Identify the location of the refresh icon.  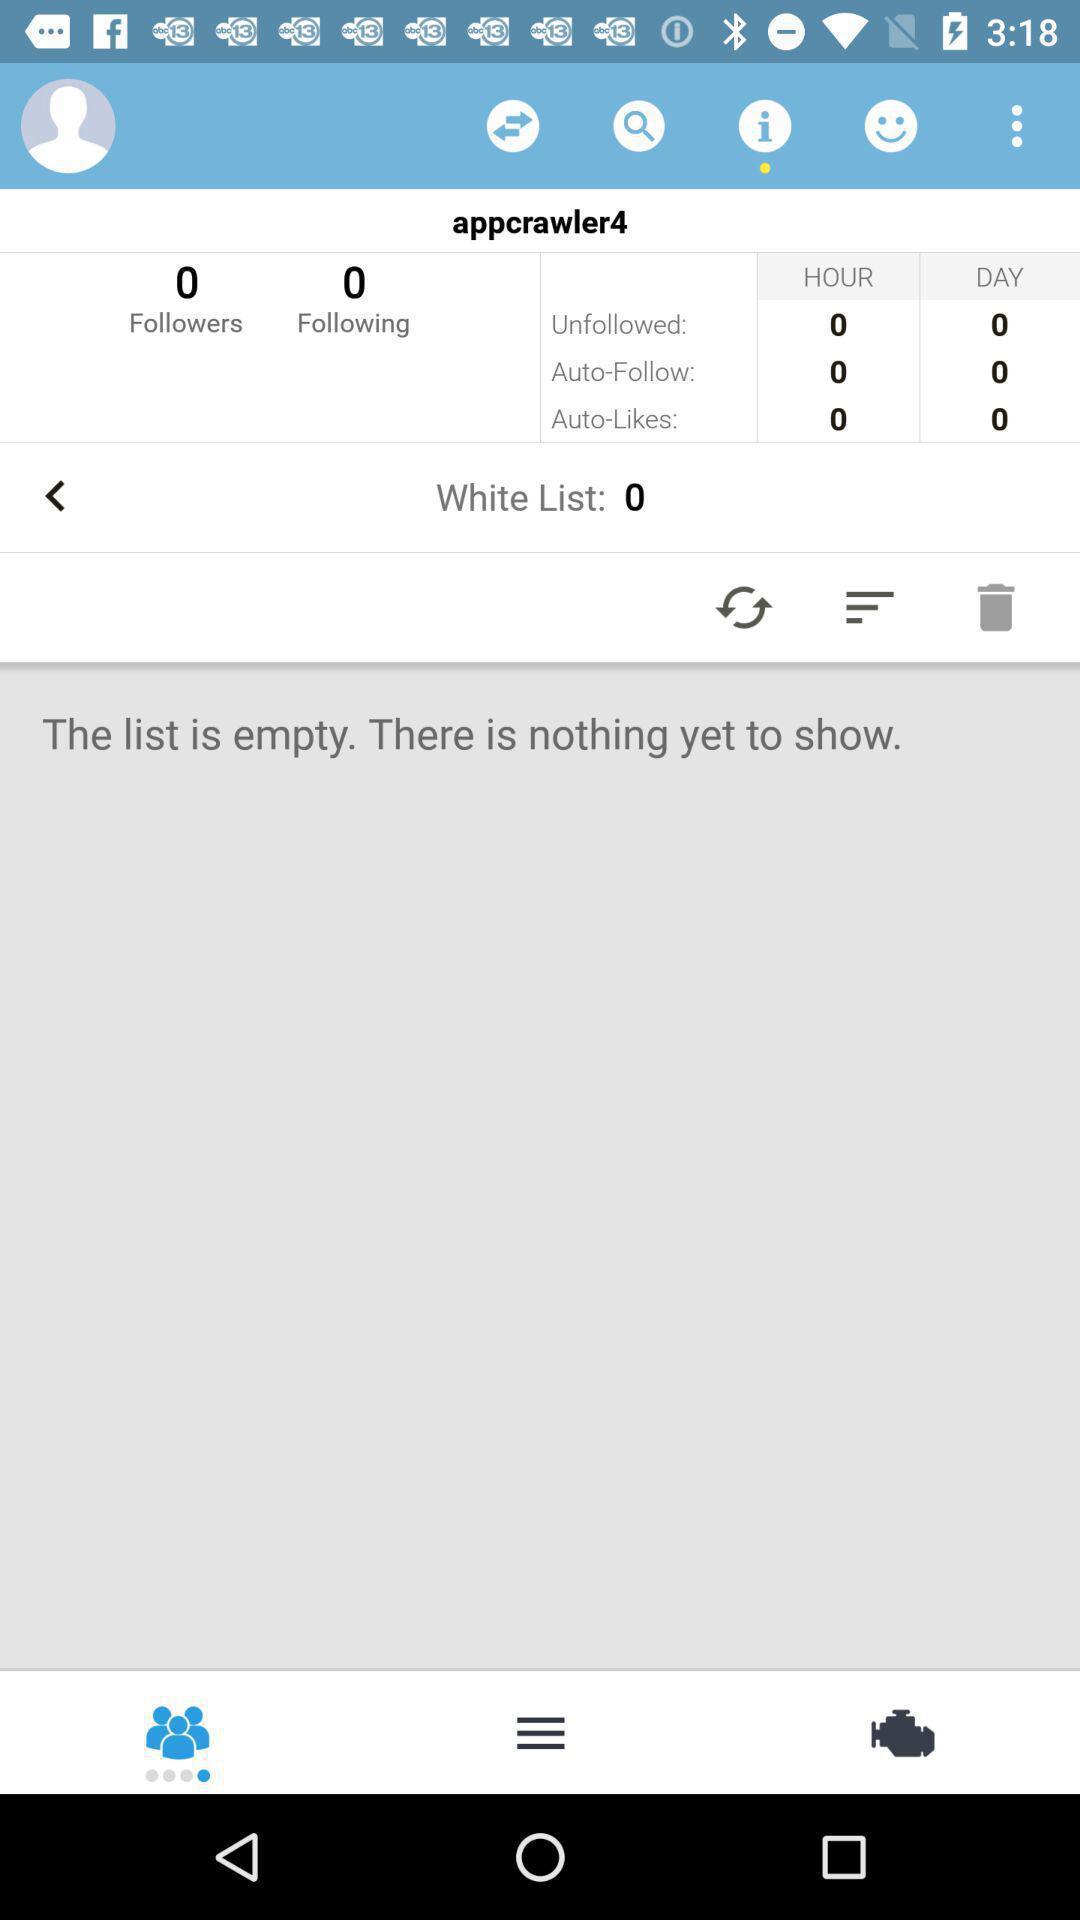
(744, 606).